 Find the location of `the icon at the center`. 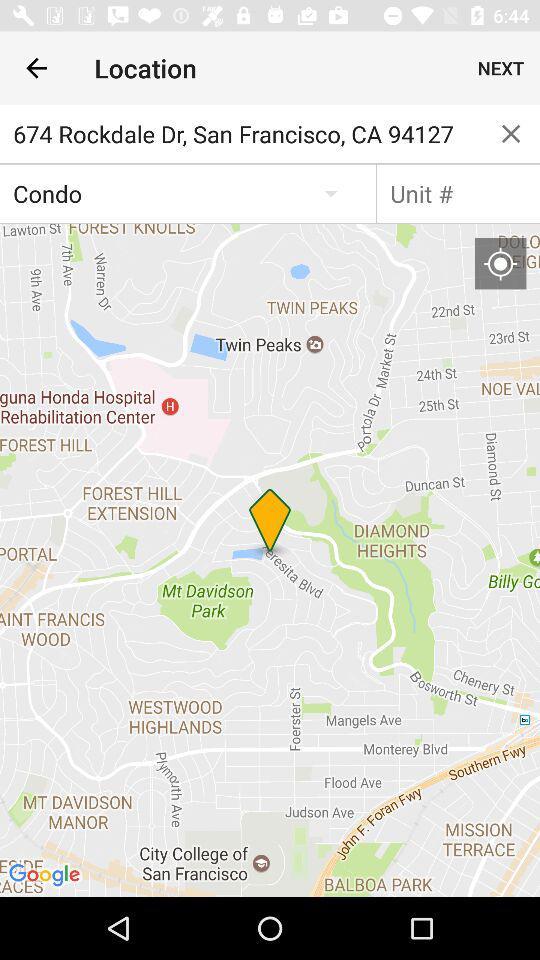

the icon at the center is located at coordinates (270, 560).